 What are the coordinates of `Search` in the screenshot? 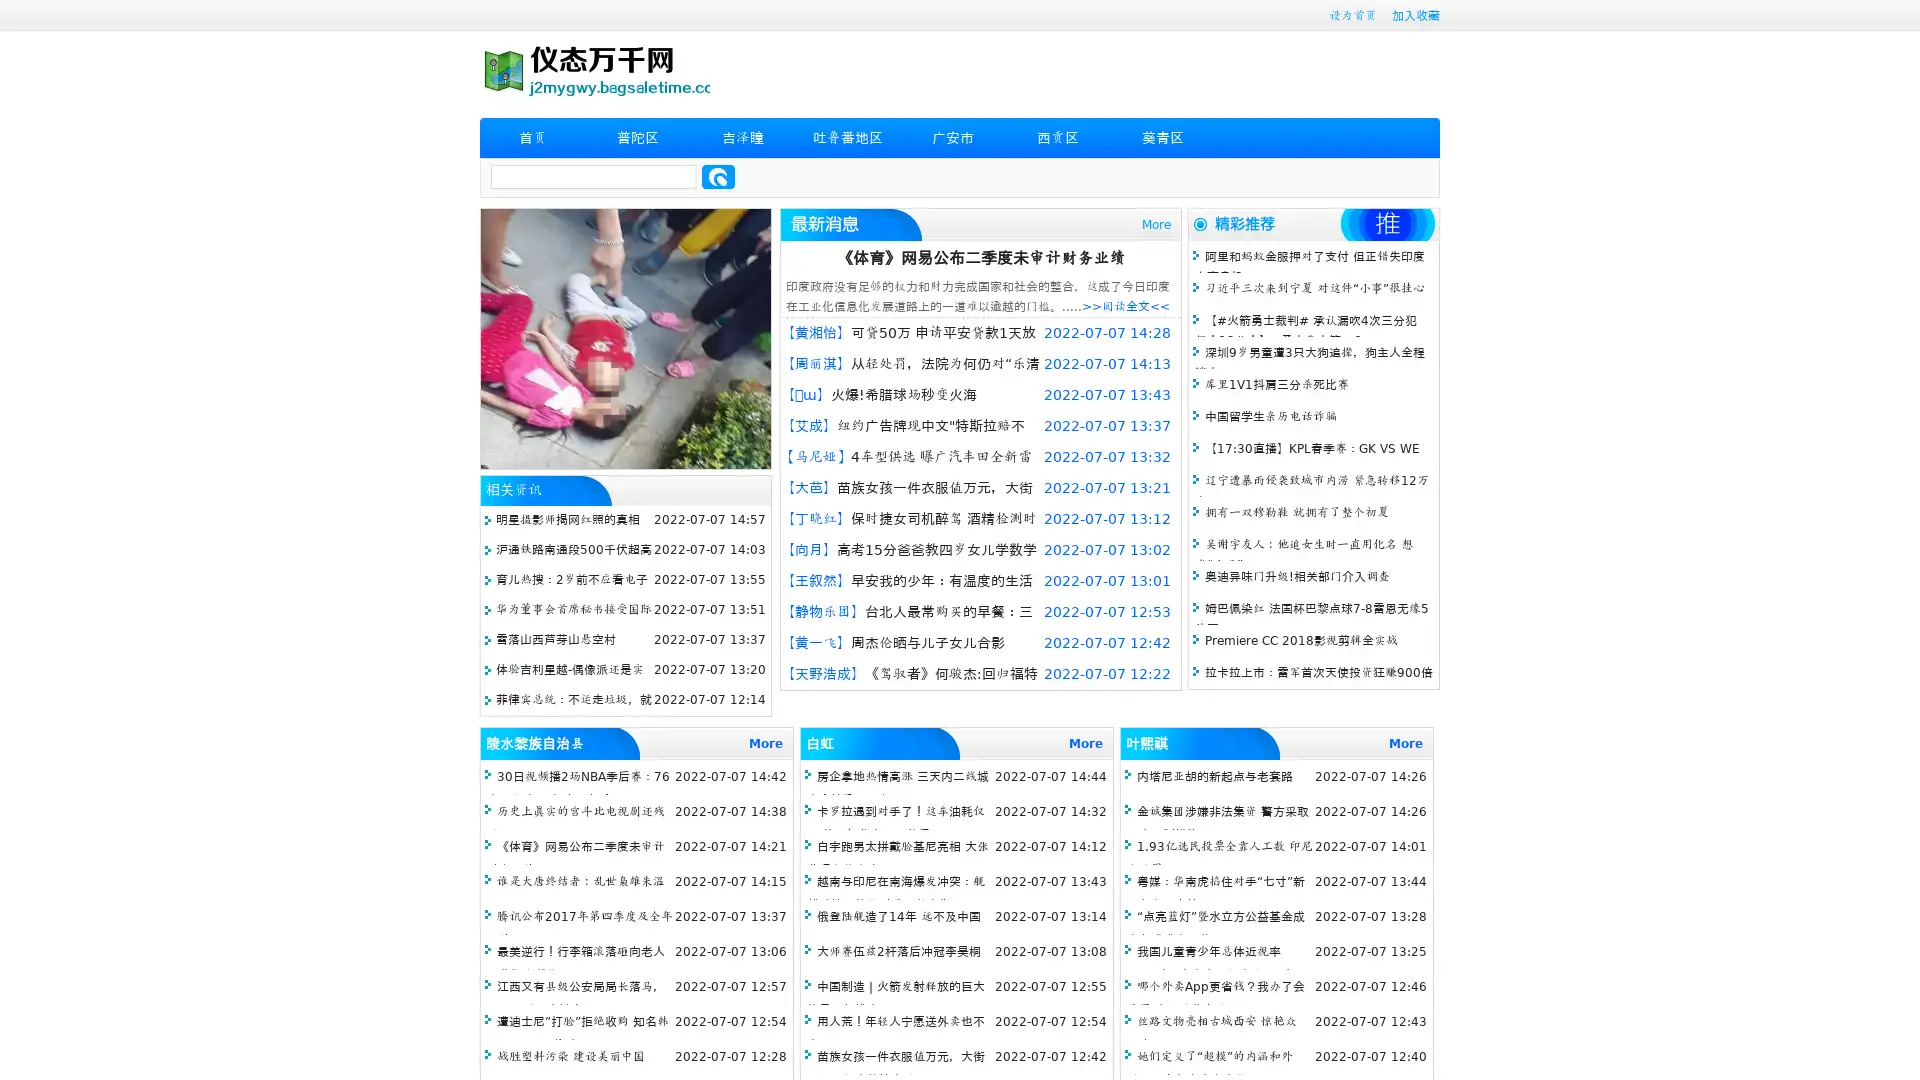 It's located at (718, 176).